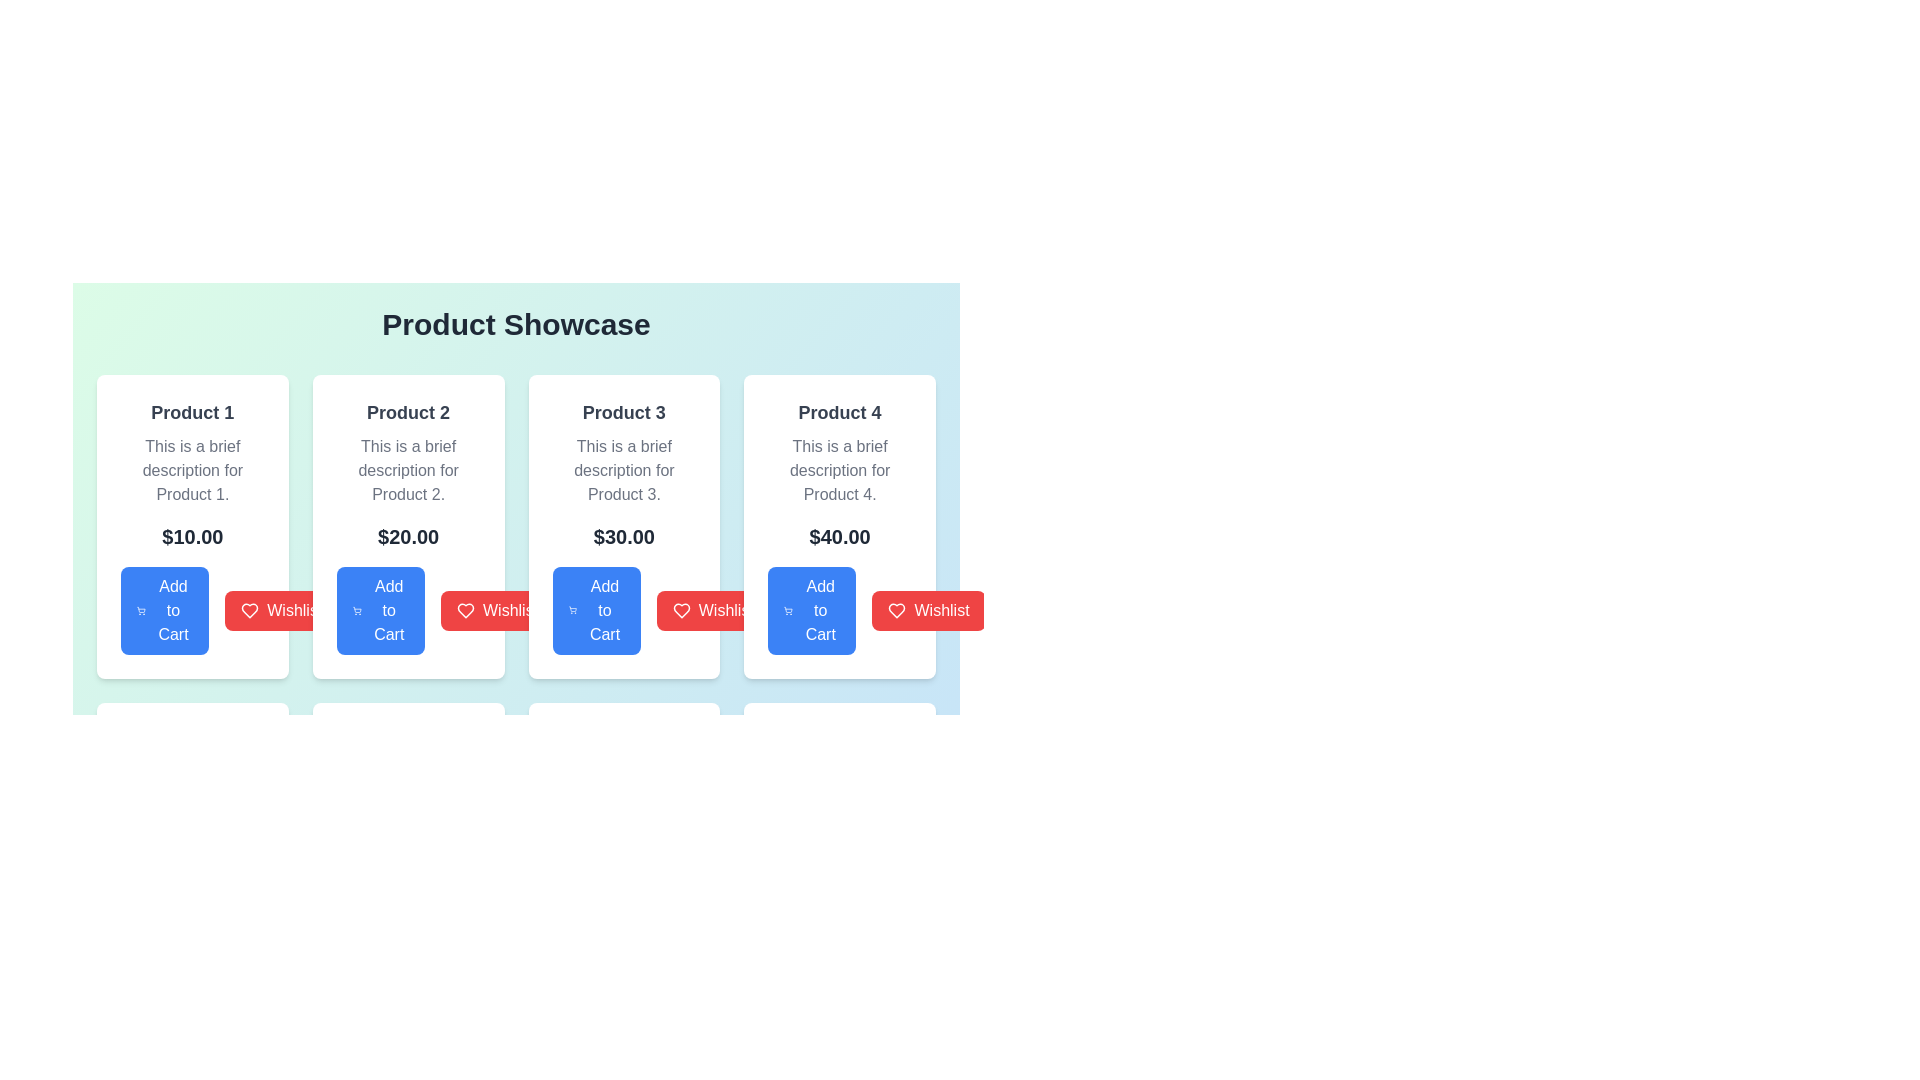  Describe the element at coordinates (603, 609) in the screenshot. I see `the 'Add to Cart' button, which features white text on a medium blue background and includes a shopping cart icon to its left` at that location.